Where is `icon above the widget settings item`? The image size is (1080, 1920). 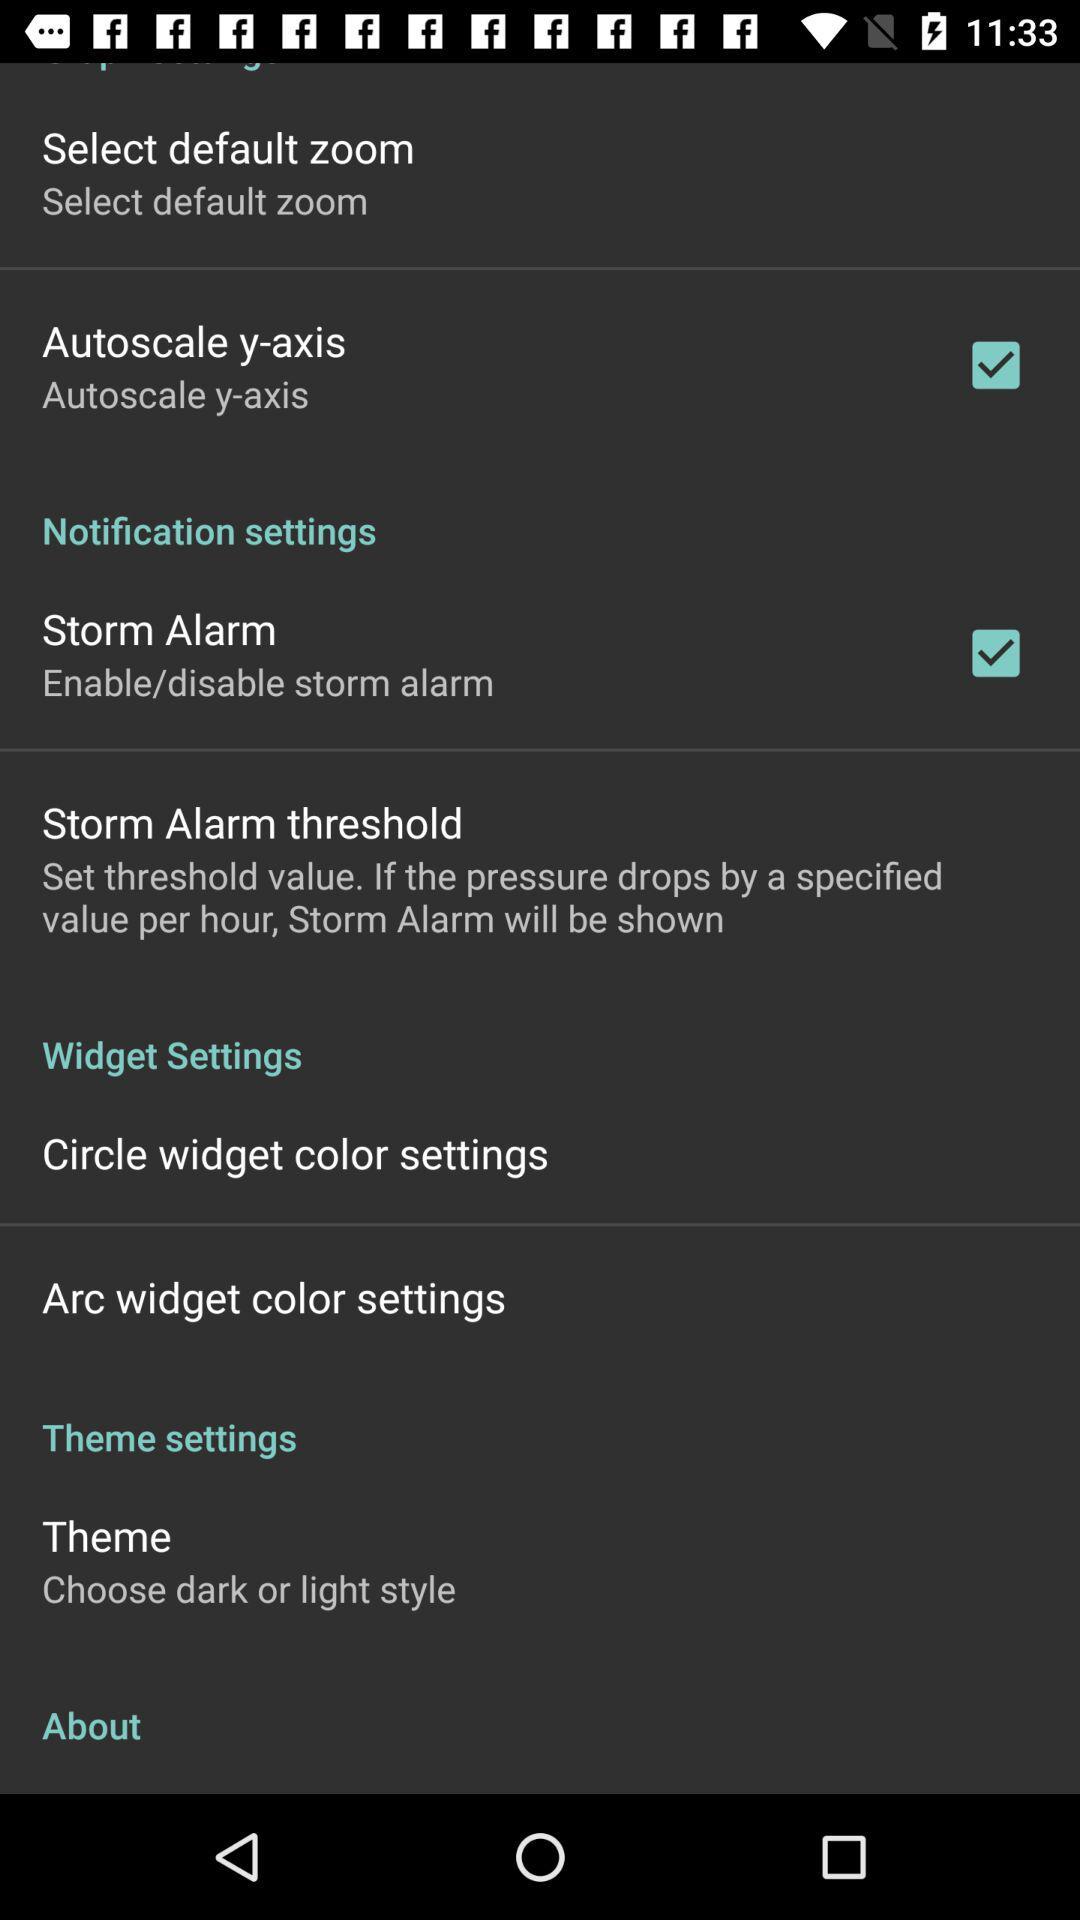
icon above the widget settings item is located at coordinates (540, 895).